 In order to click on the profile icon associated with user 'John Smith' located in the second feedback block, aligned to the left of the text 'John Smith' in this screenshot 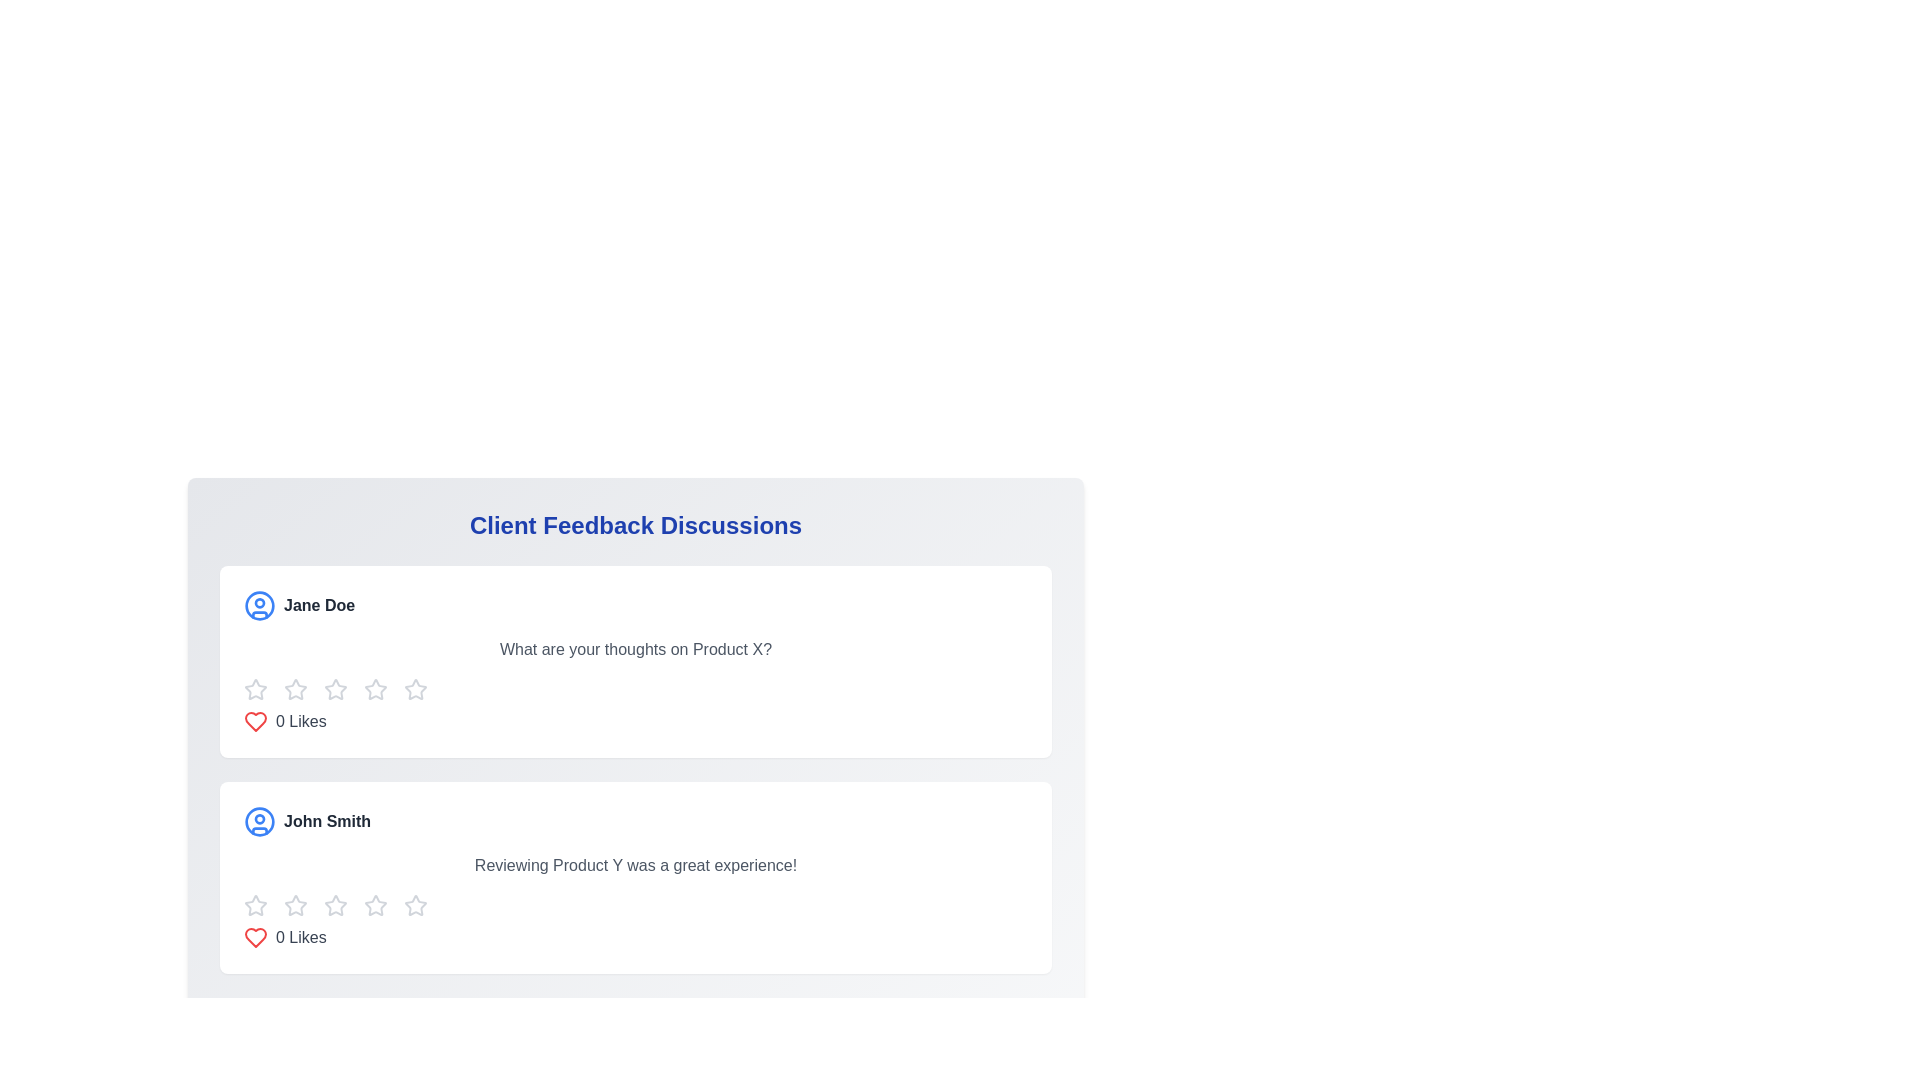, I will do `click(258, 821)`.